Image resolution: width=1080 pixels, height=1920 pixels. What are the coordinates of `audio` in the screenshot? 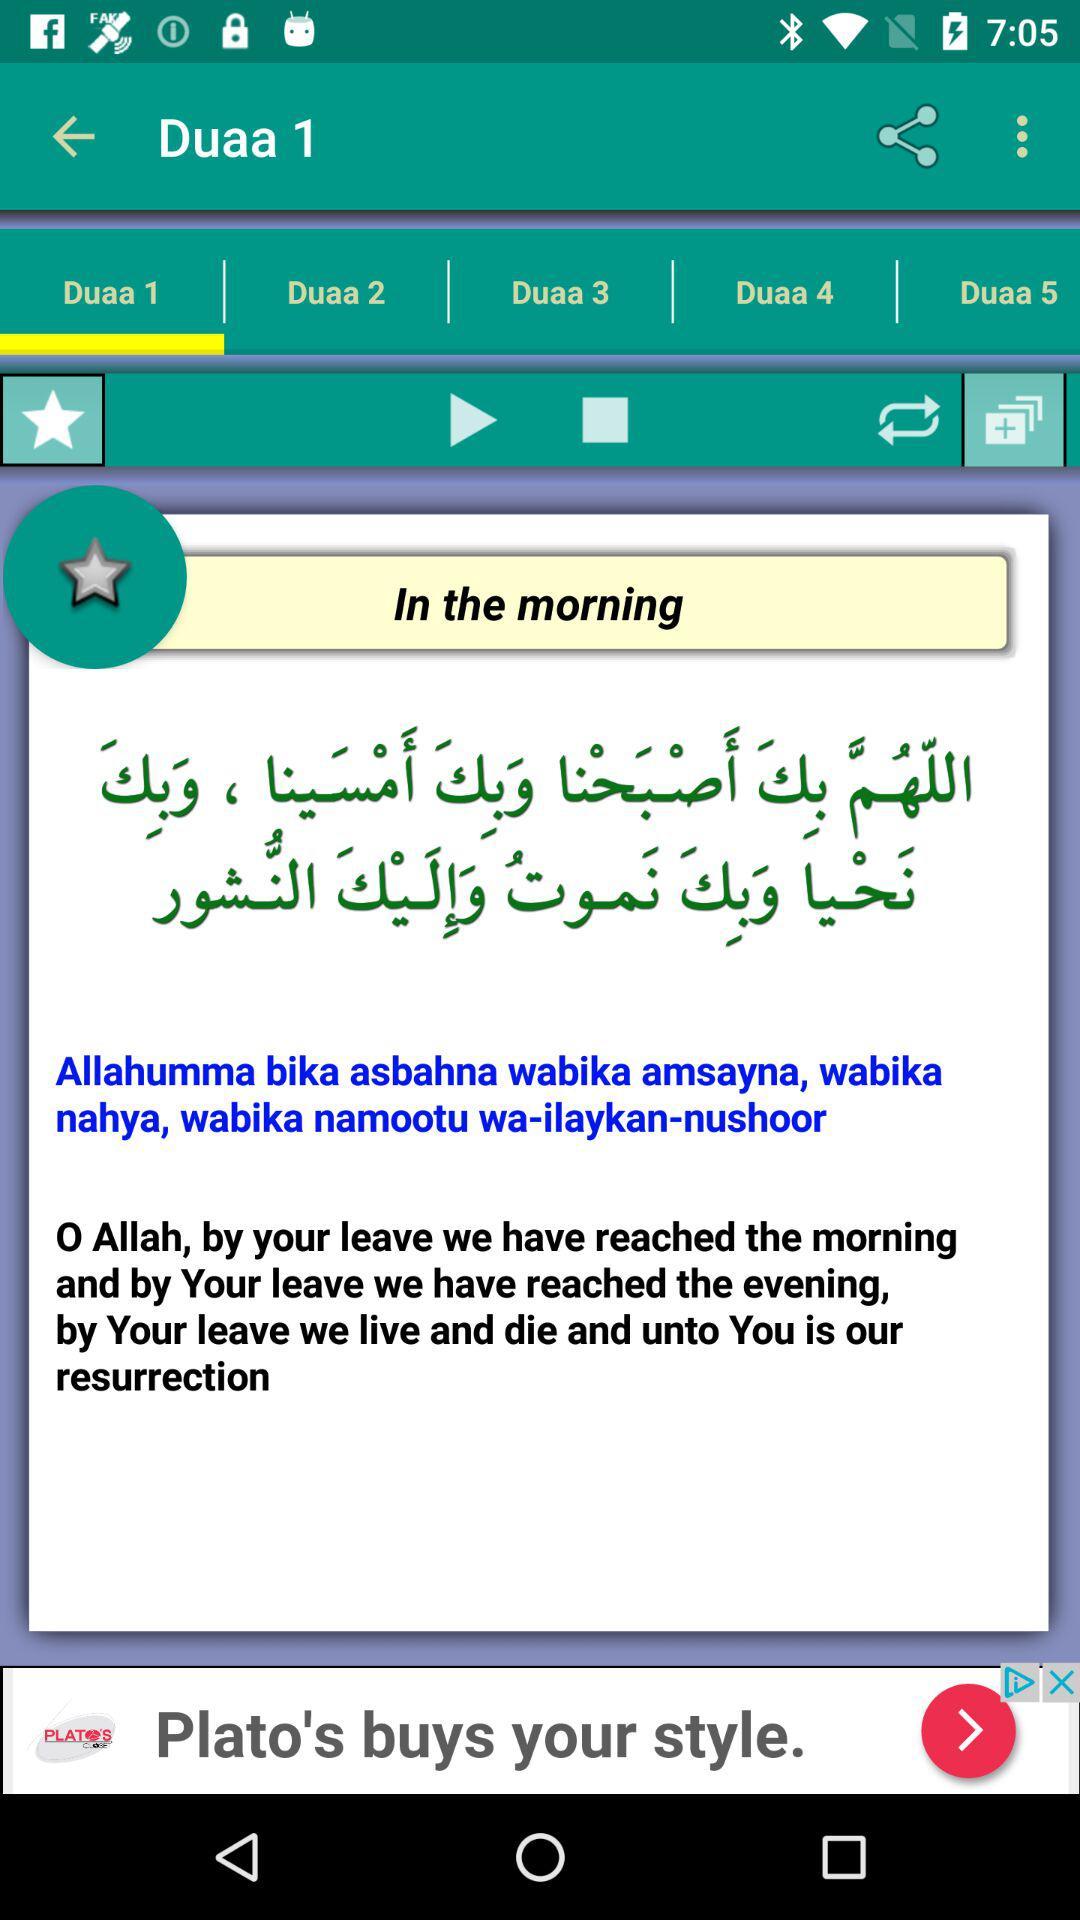 It's located at (474, 419).